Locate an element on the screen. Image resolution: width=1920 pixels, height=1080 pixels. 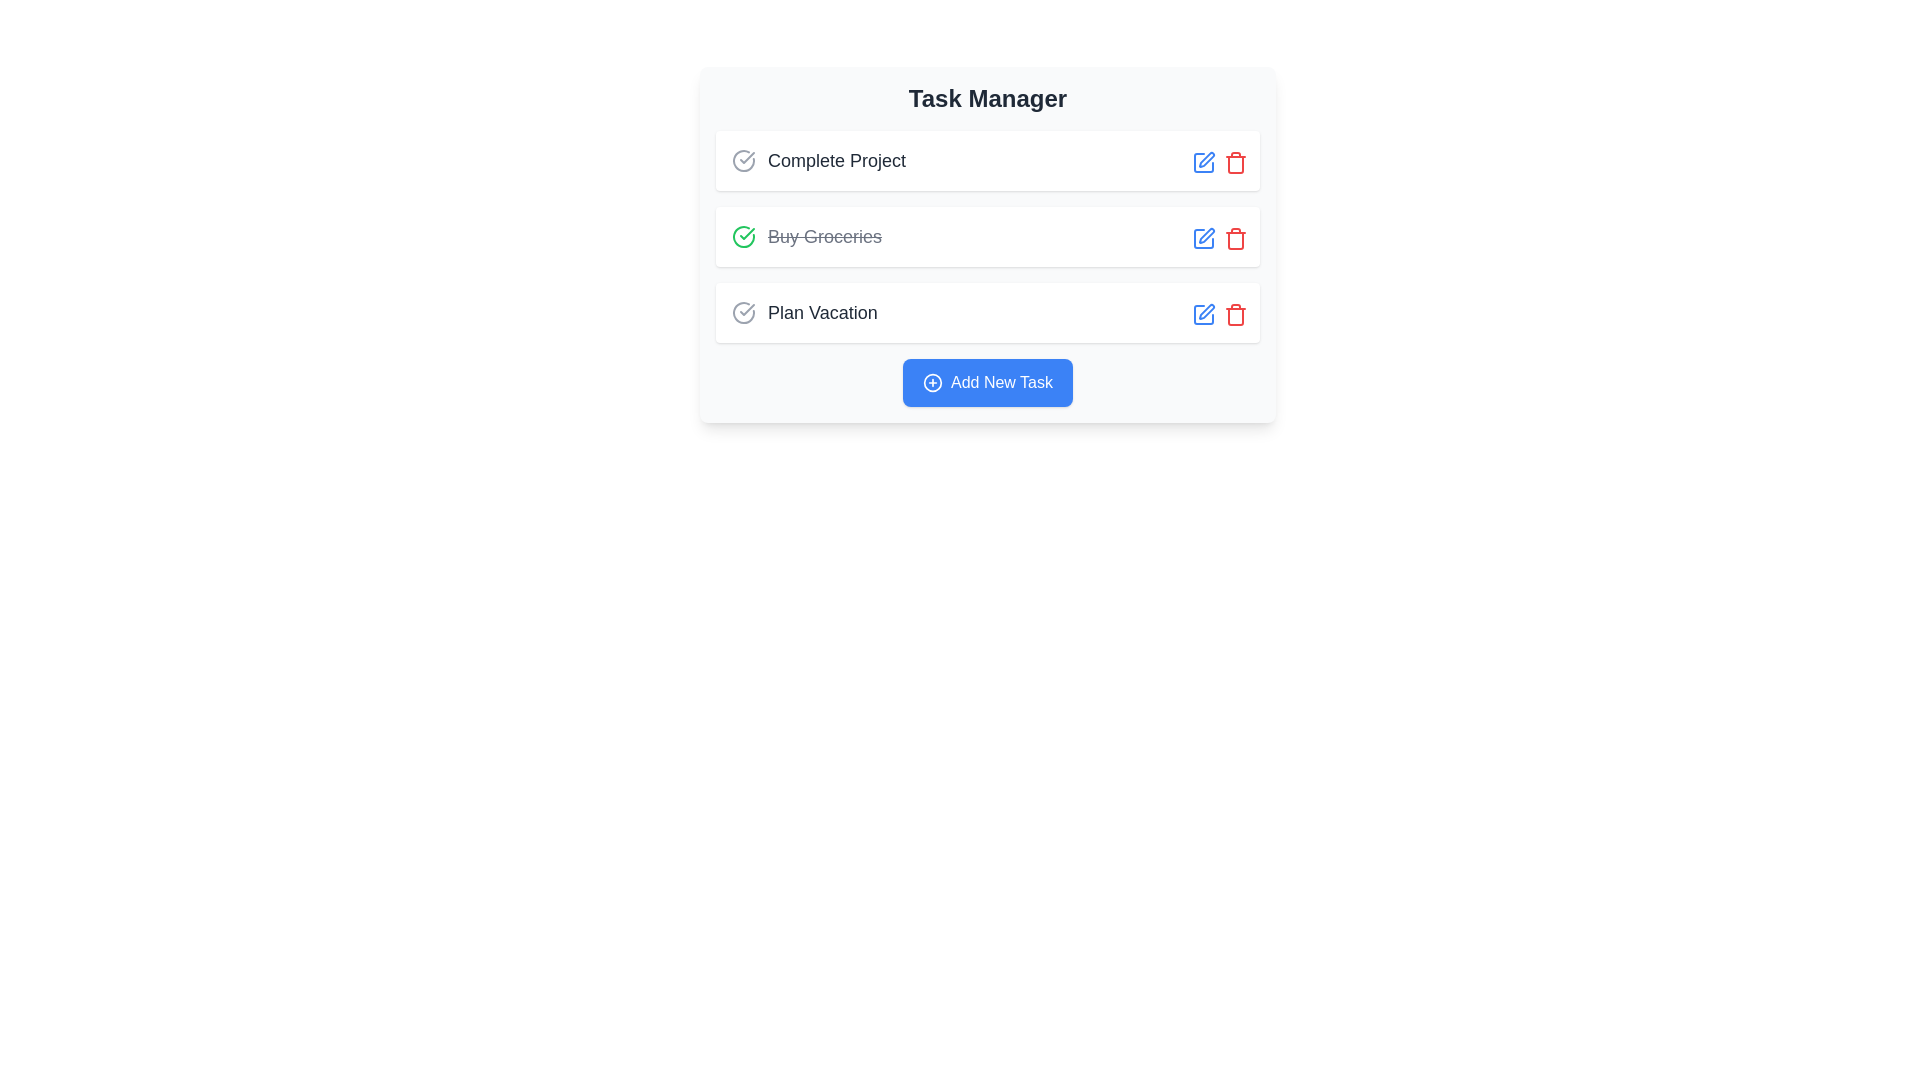
the checkmark graphic inside the circular completion symbol for the 'Buy Groceries' task to mark it as completed is located at coordinates (746, 233).